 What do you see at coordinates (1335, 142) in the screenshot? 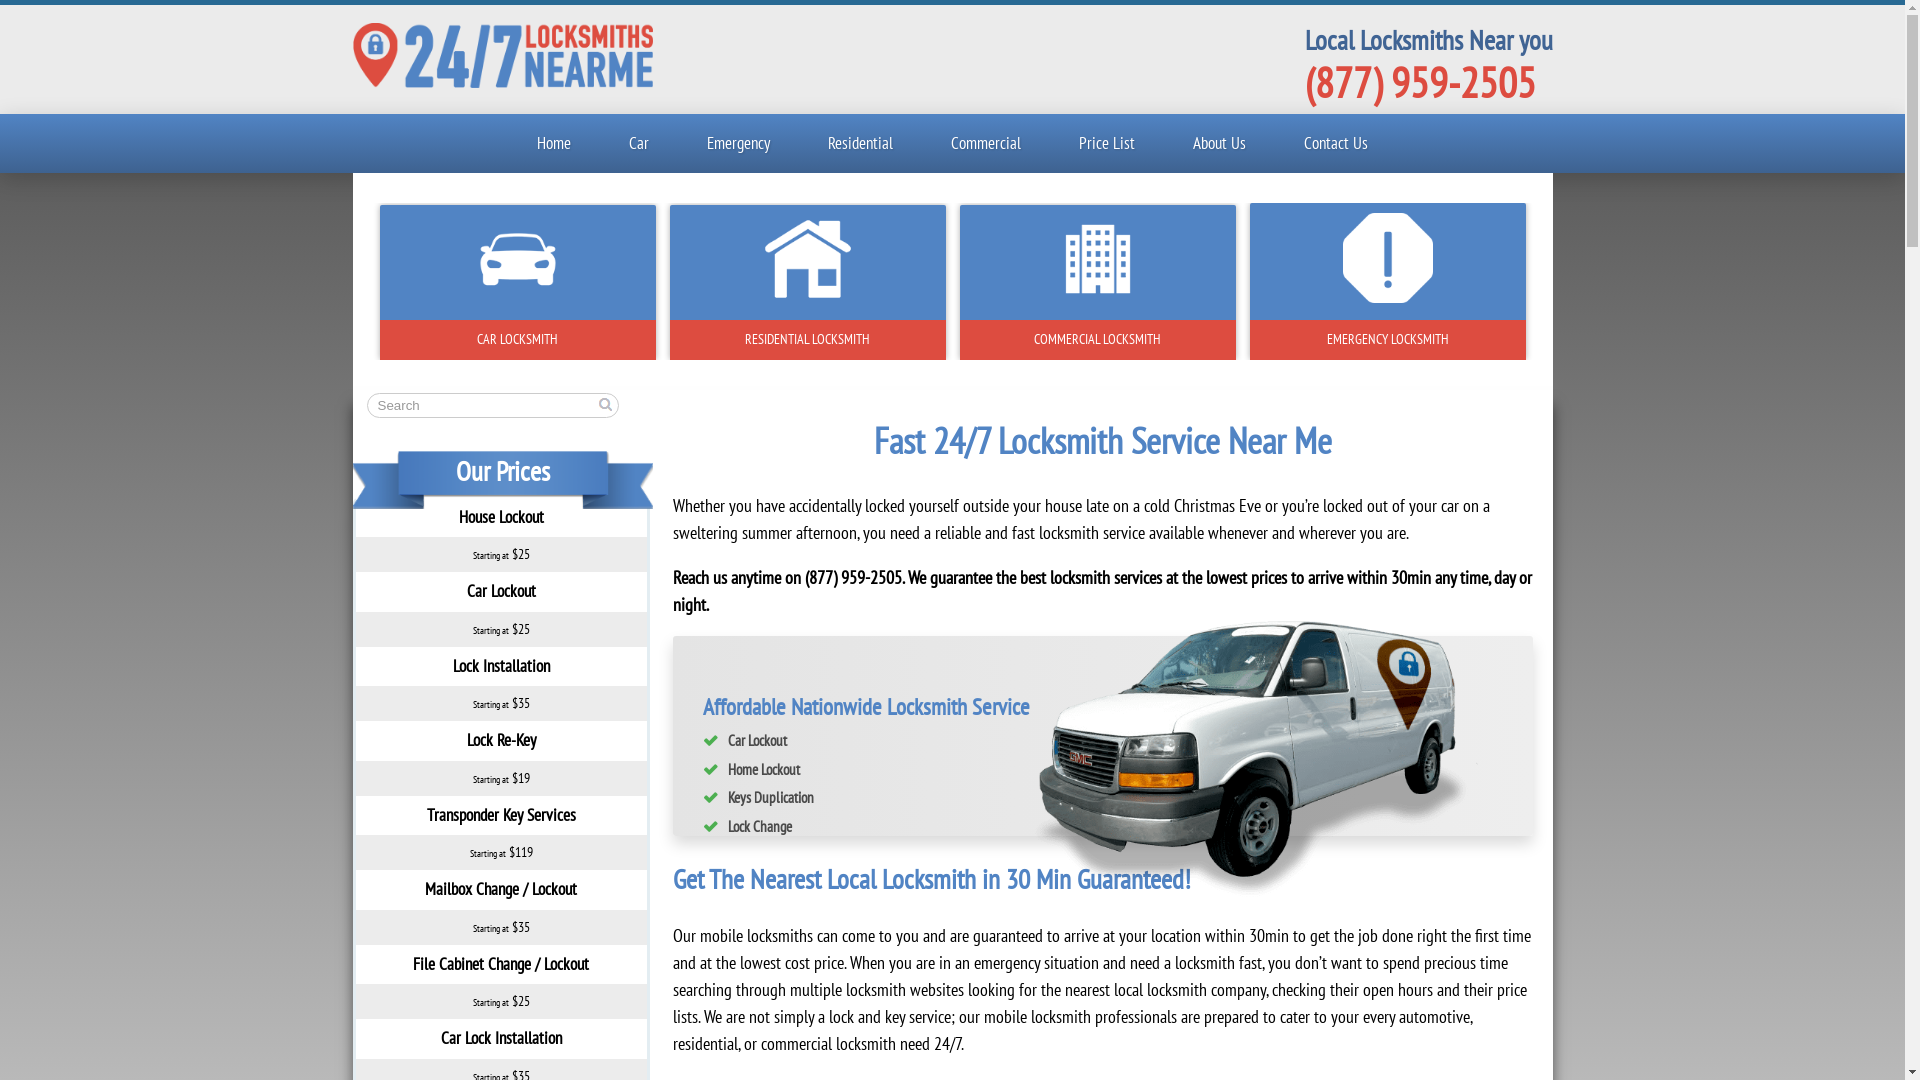
I see `'Contact Us'` at bounding box center [1335, 142].